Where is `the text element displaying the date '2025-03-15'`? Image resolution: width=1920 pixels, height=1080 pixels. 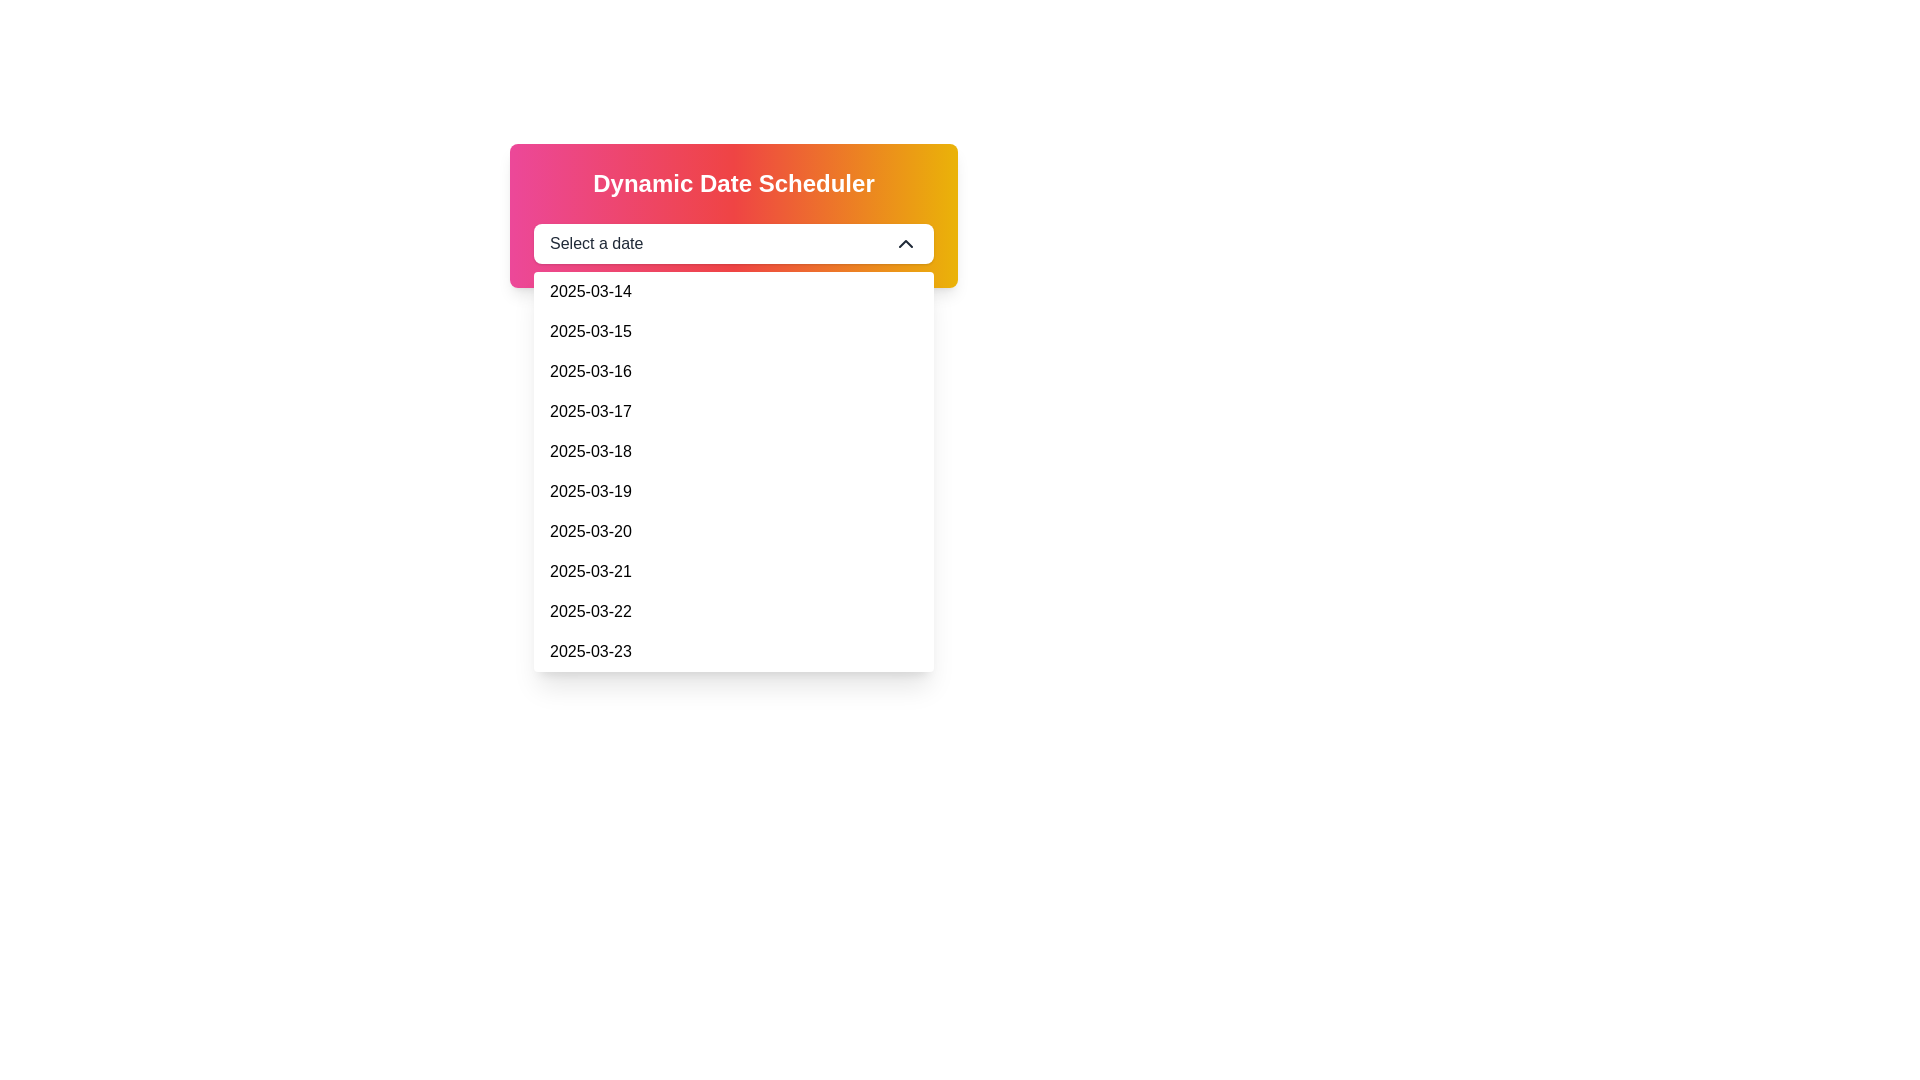 the text element displaying the date '2025-03-15' is located at coordinates (589, 330).